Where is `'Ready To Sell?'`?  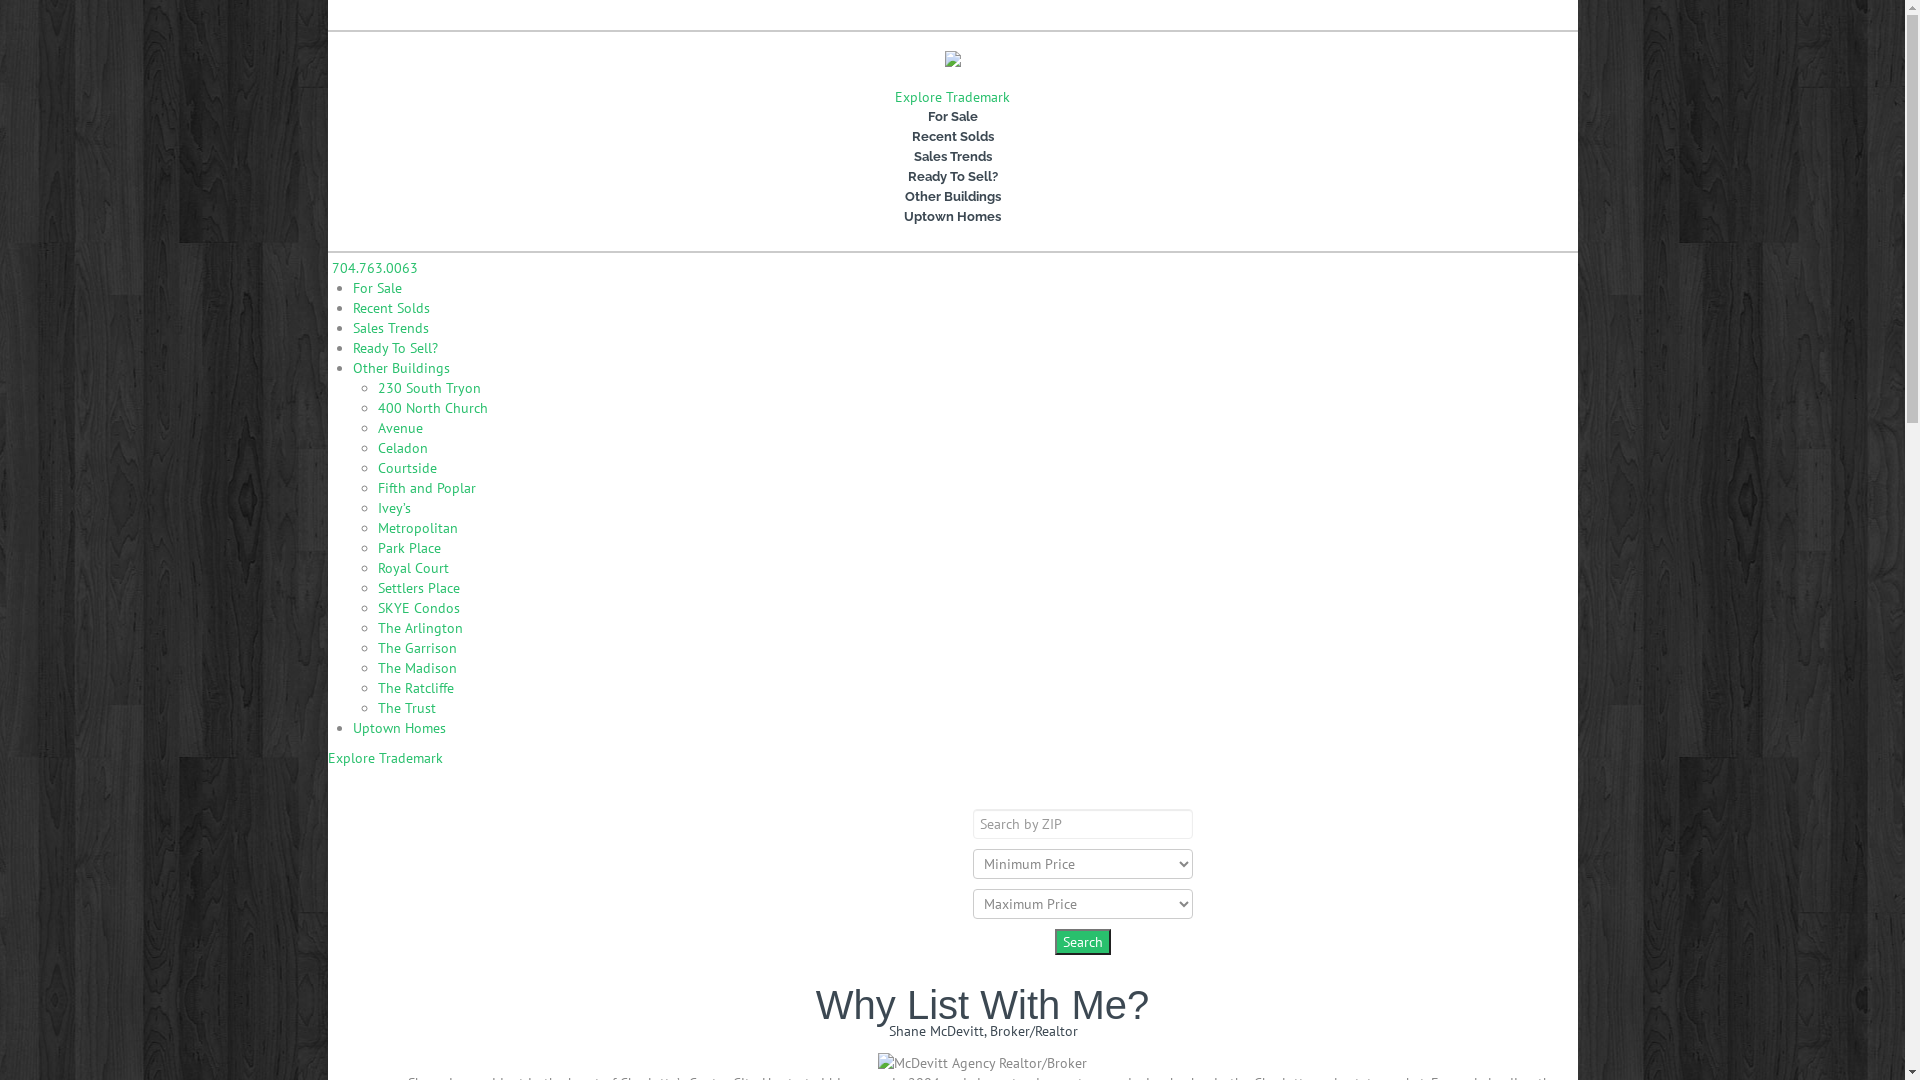 'Ready To Sell?' is located at coordinates (394, 346).